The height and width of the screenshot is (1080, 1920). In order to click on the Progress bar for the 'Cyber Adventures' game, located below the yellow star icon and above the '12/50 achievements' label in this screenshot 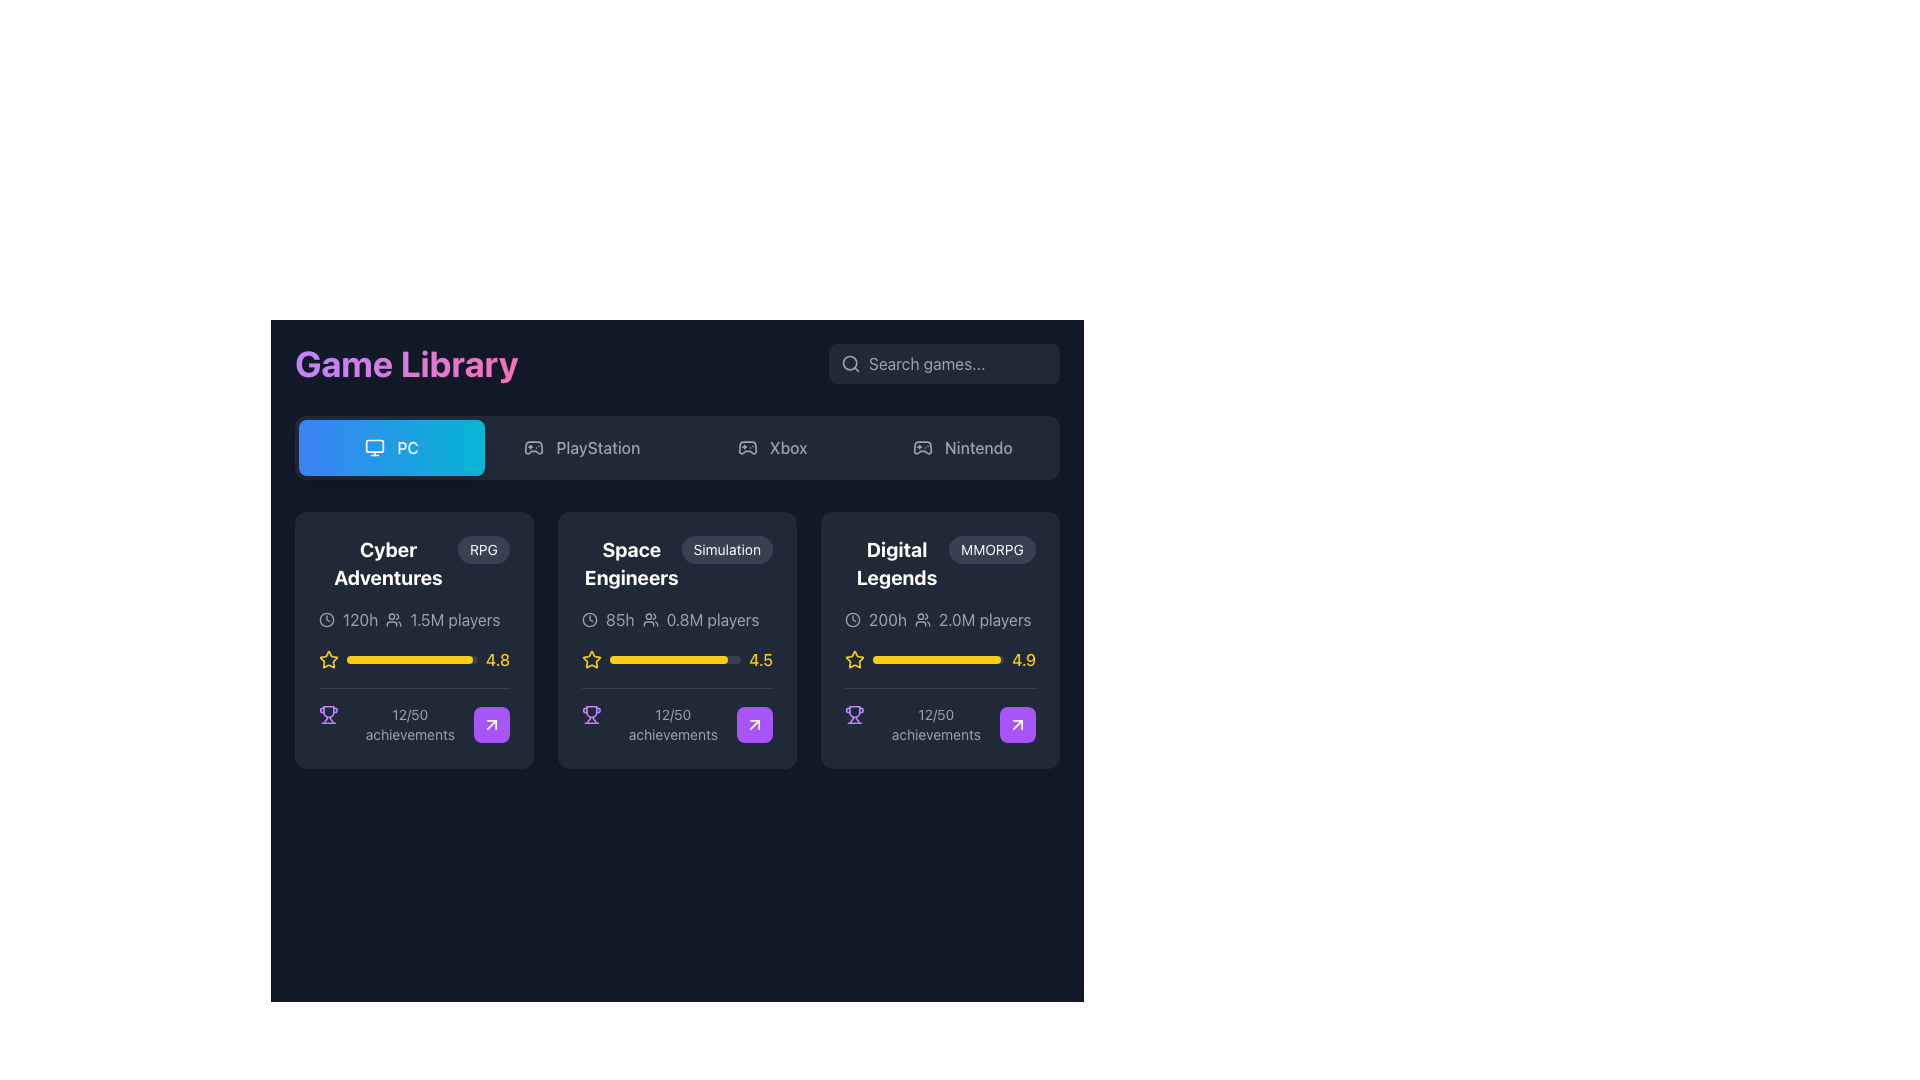, I will do `click(408, 659)`.